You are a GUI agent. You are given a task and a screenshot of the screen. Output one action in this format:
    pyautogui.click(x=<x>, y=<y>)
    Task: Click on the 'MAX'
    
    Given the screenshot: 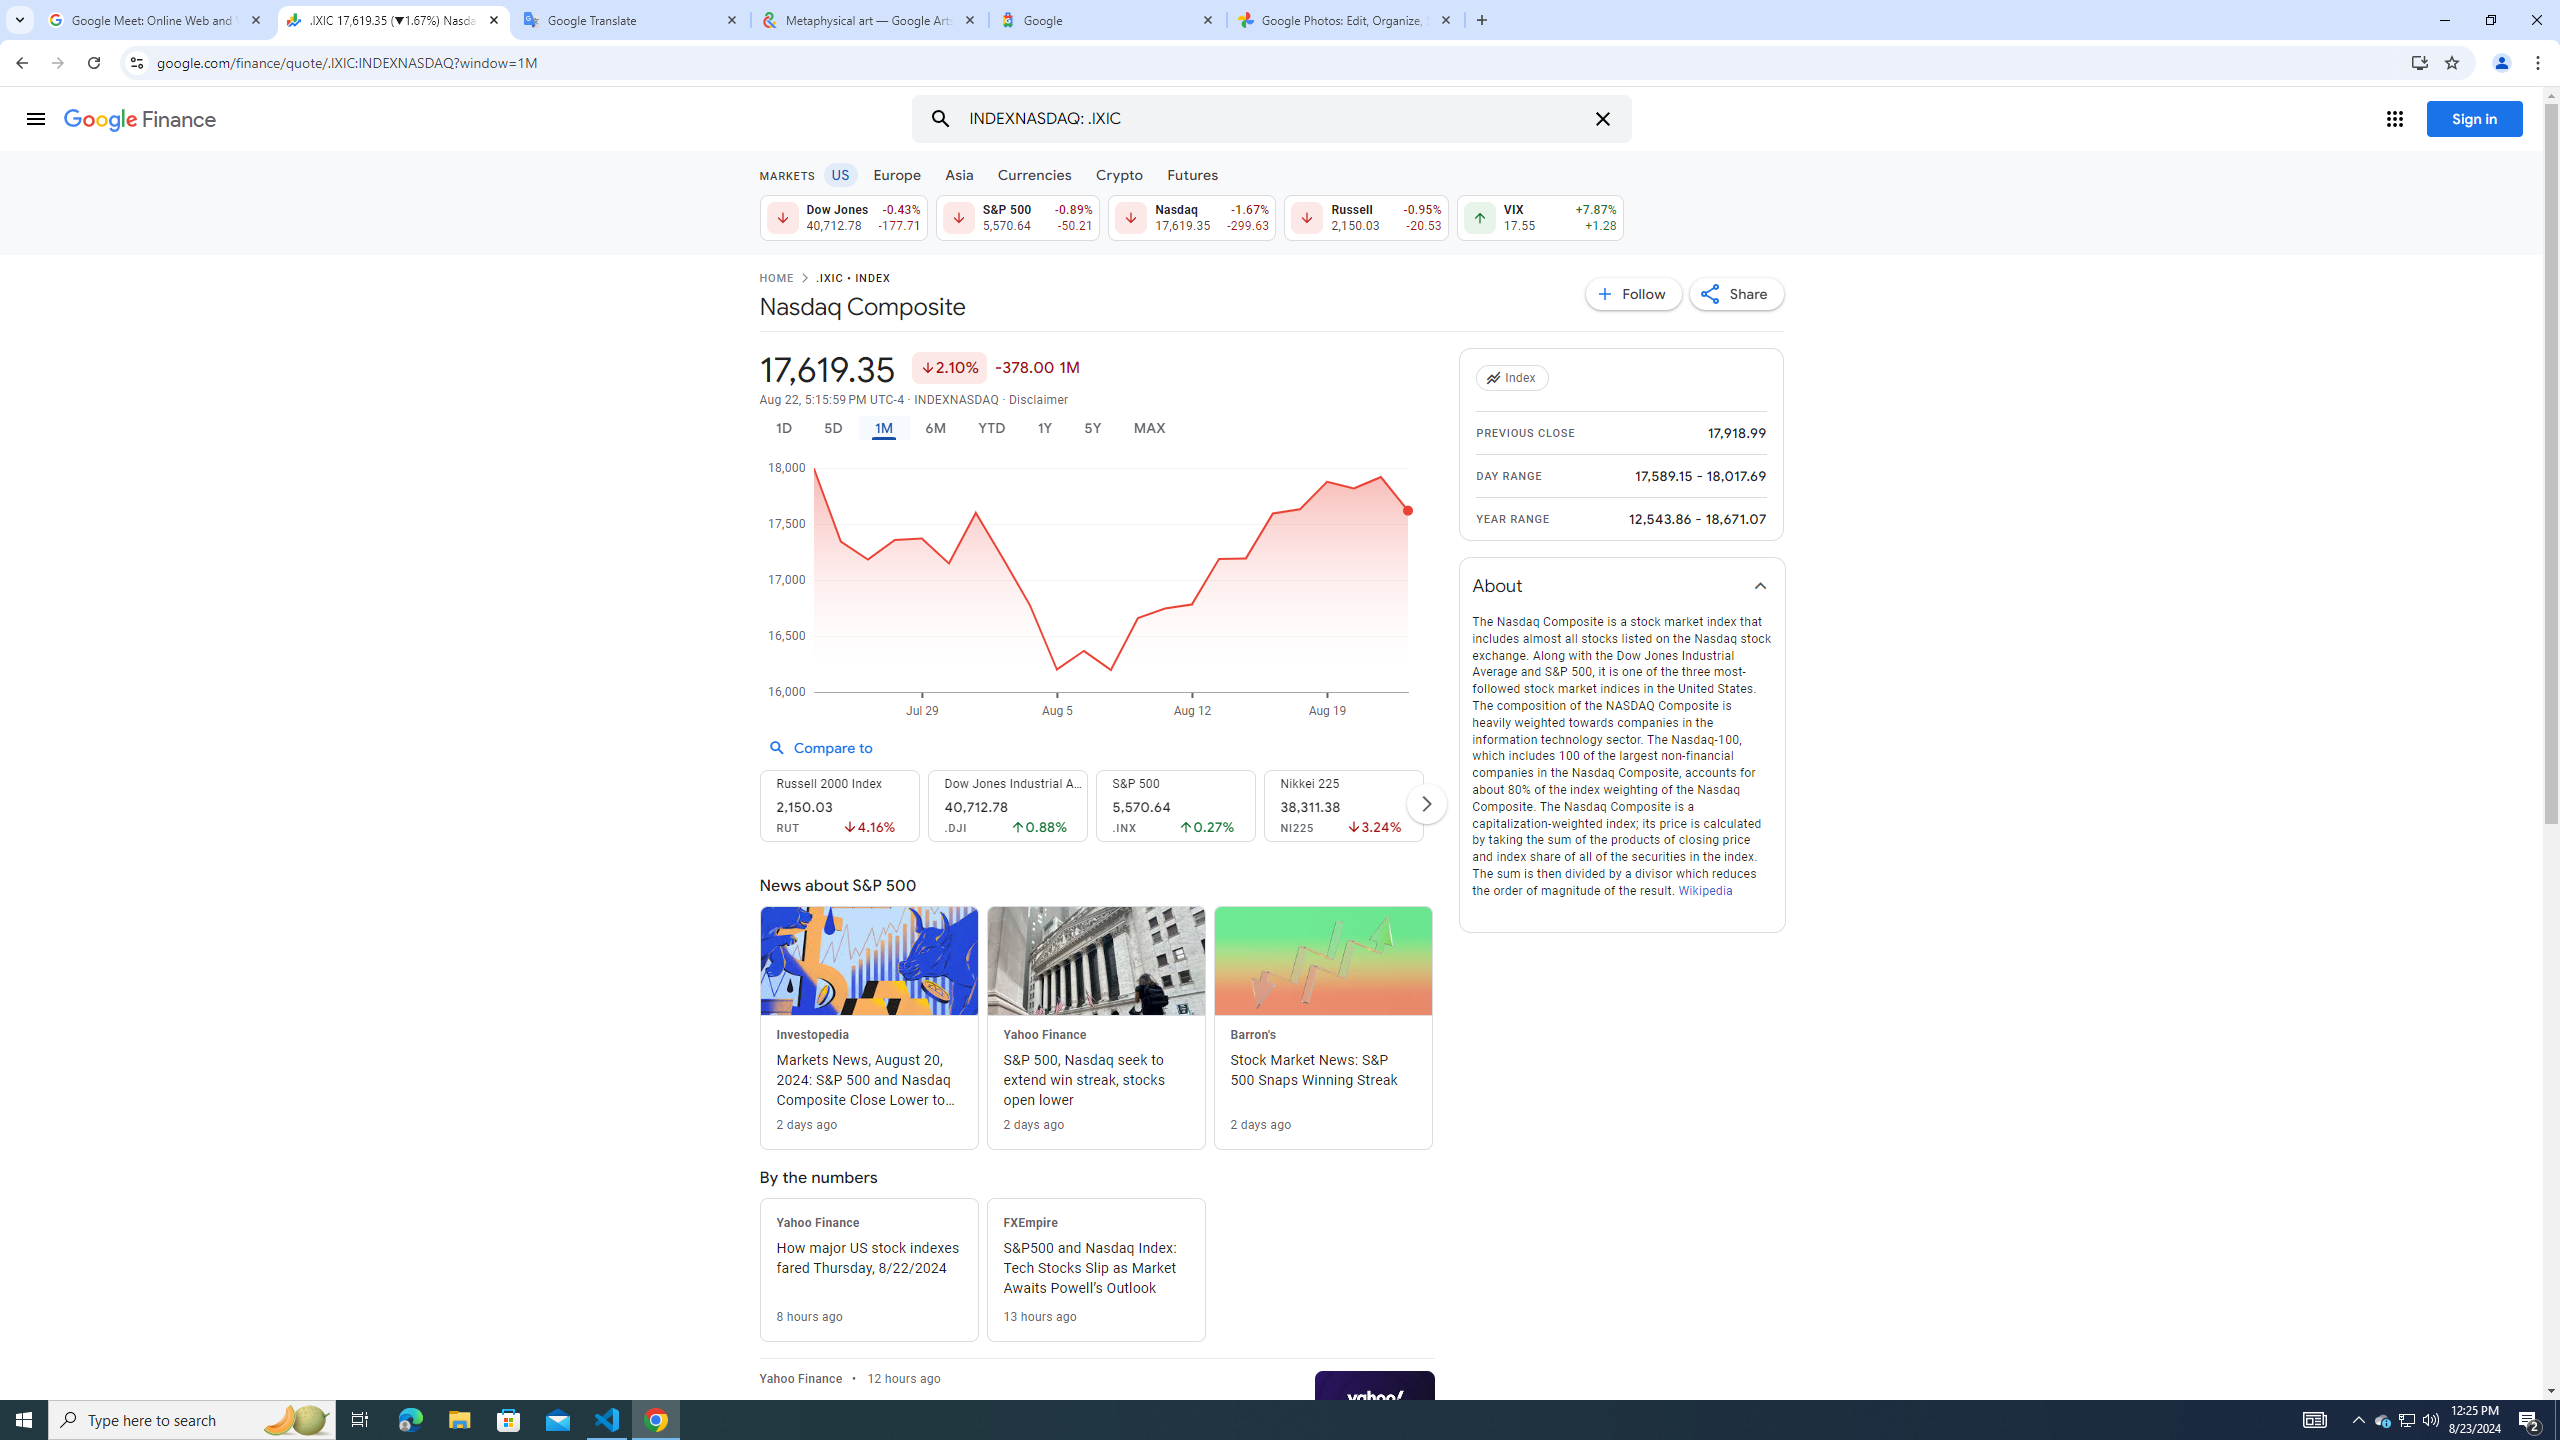 What is the action you would take?
    pyautogui.click(x=1149, y=428)
    